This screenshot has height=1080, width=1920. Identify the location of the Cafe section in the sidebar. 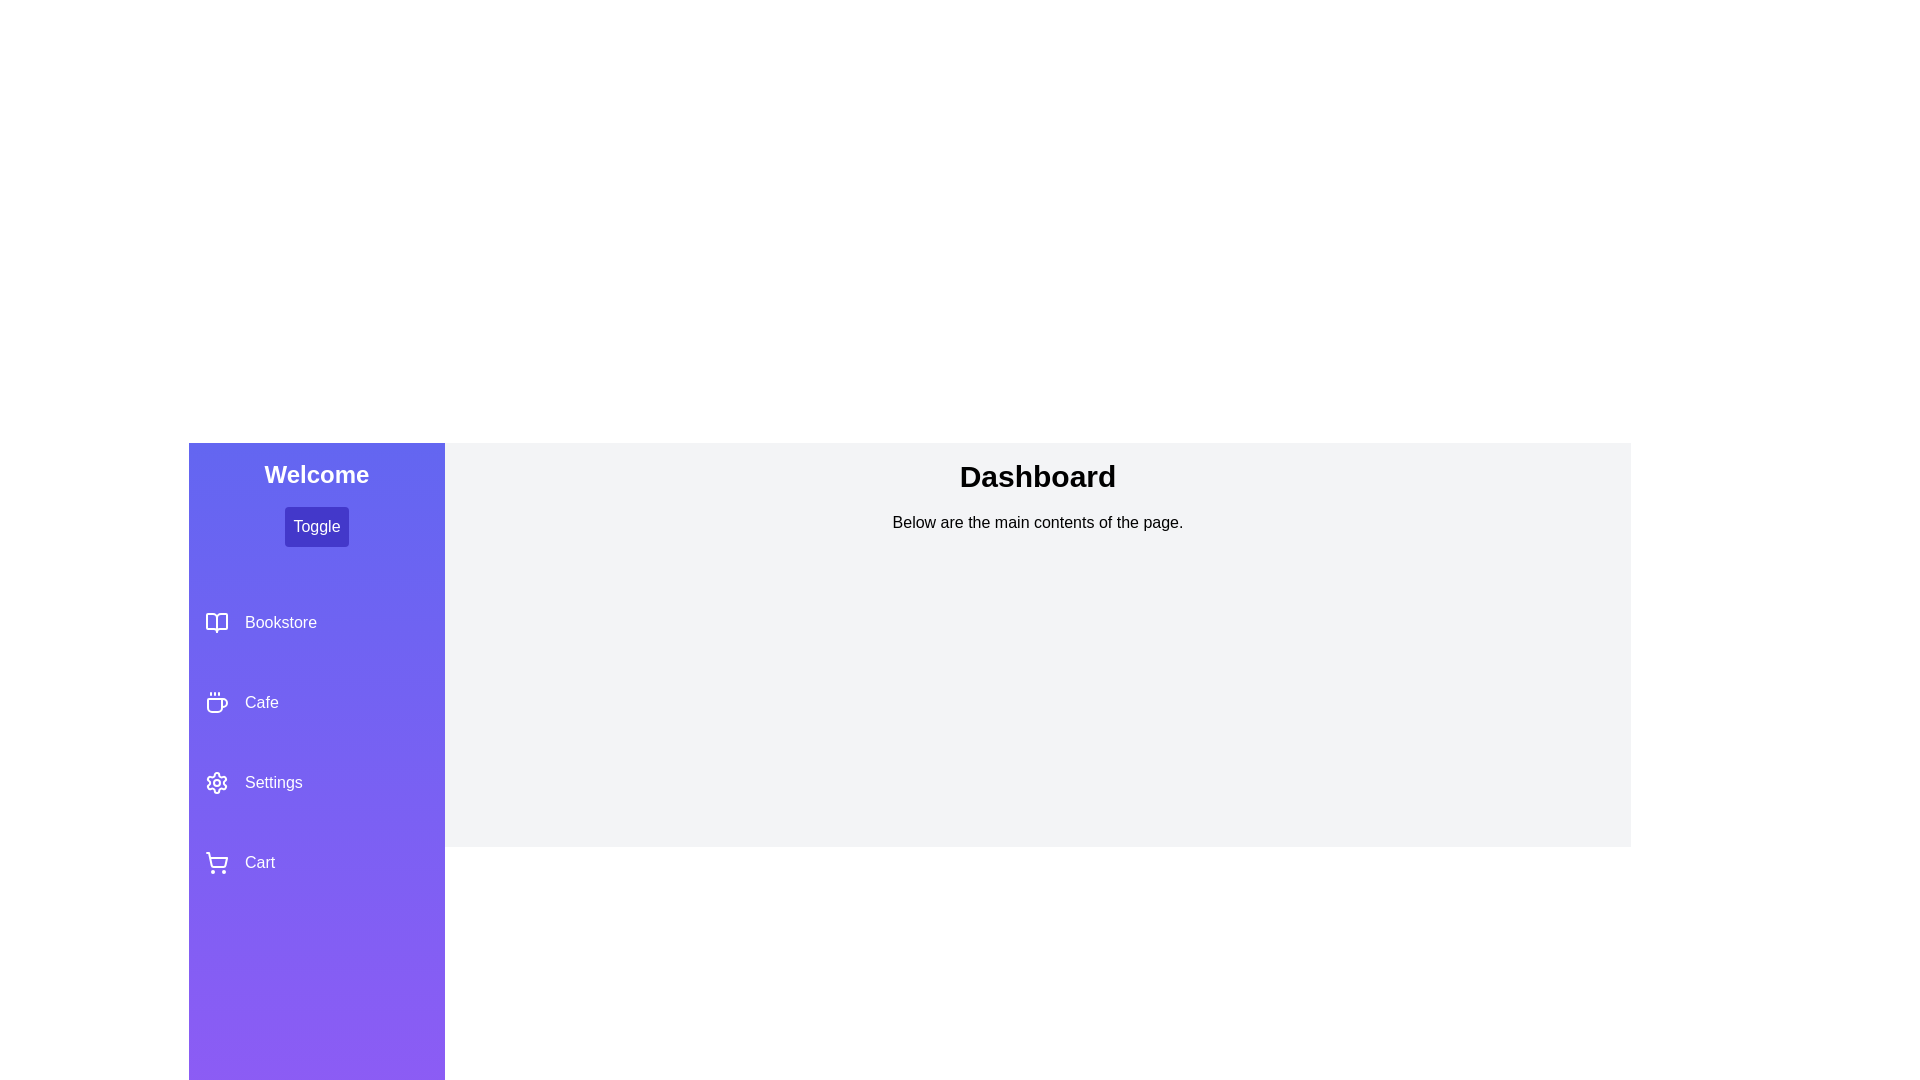
(315, 701).